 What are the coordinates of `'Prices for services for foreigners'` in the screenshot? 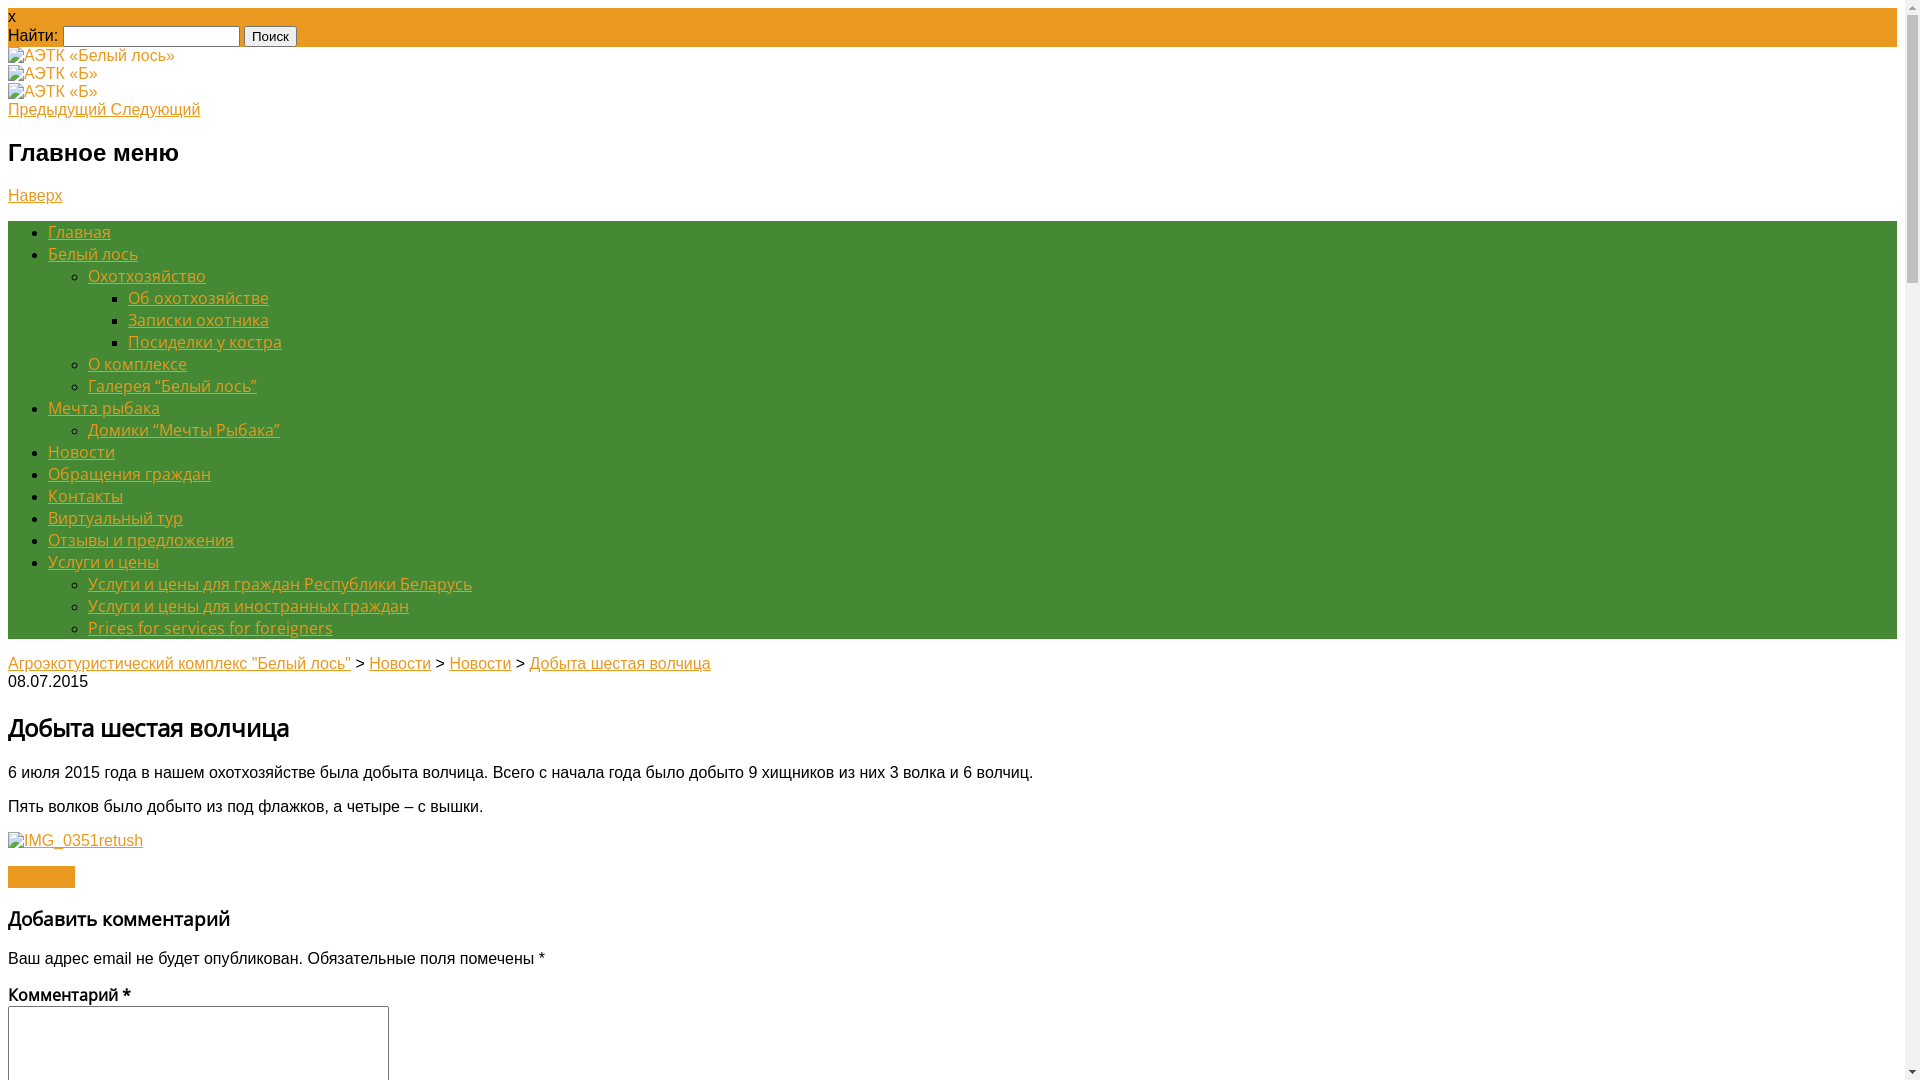 It's located at (210, 627).